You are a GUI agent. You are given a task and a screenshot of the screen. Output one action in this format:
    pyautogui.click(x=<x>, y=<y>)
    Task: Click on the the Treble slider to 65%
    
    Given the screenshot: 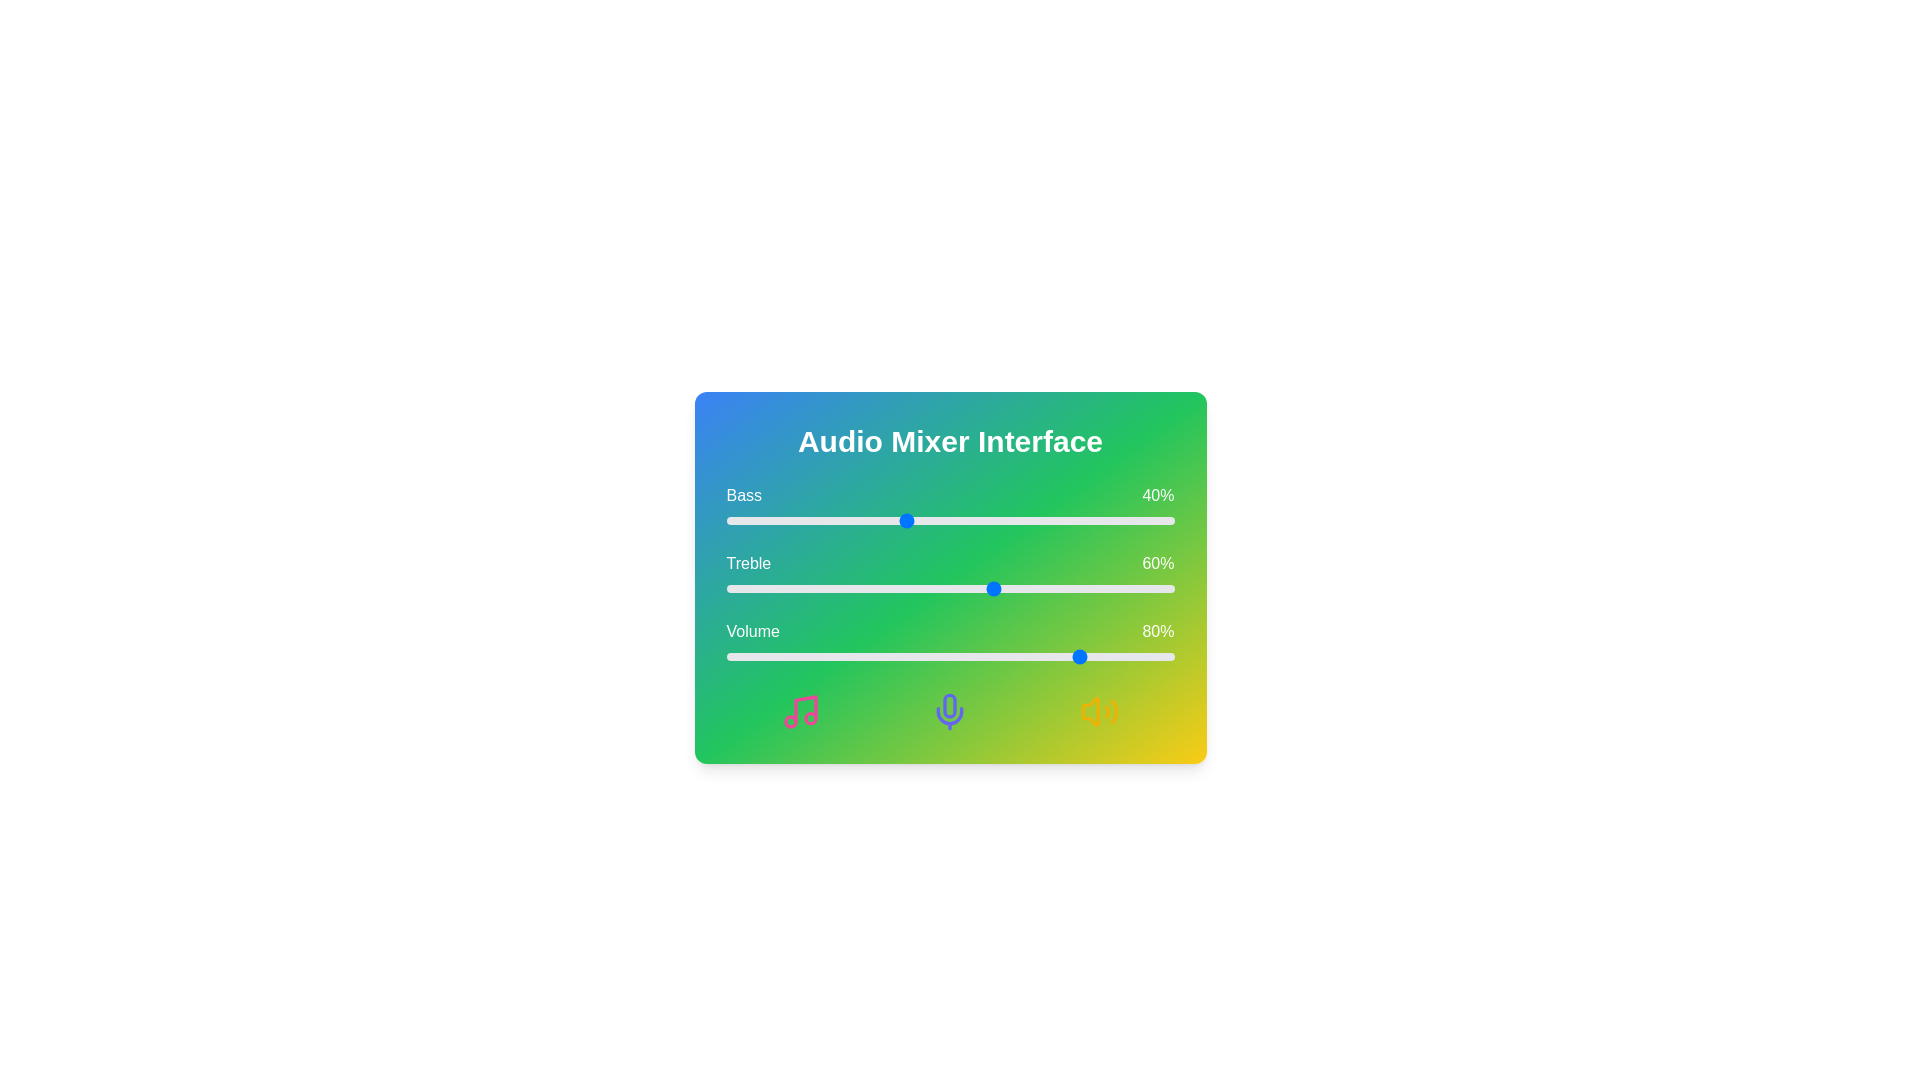 What is the action you would take?
    pyautogui.click(x=1017, y=588)
    